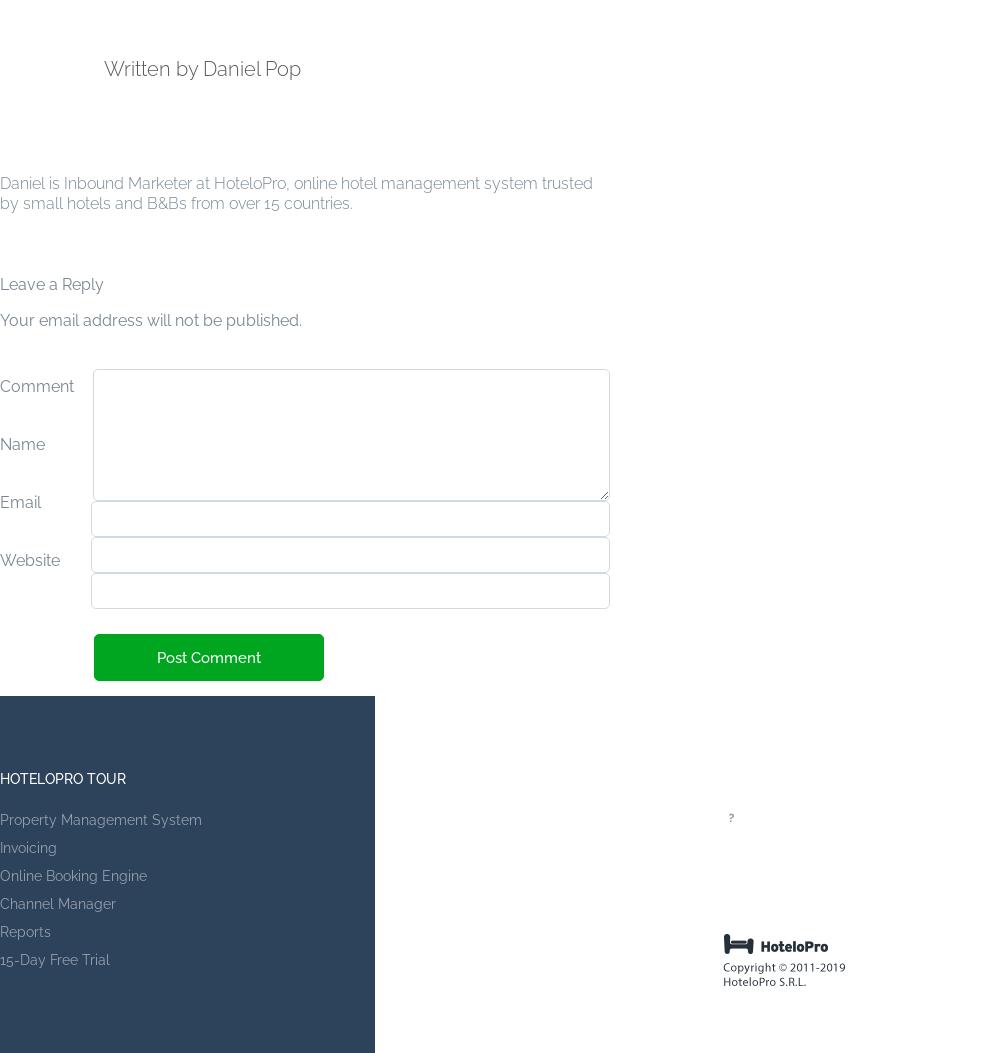 This screenshot has height=1053, width=1000. I want to click on 'Partners', so click(418, 875).